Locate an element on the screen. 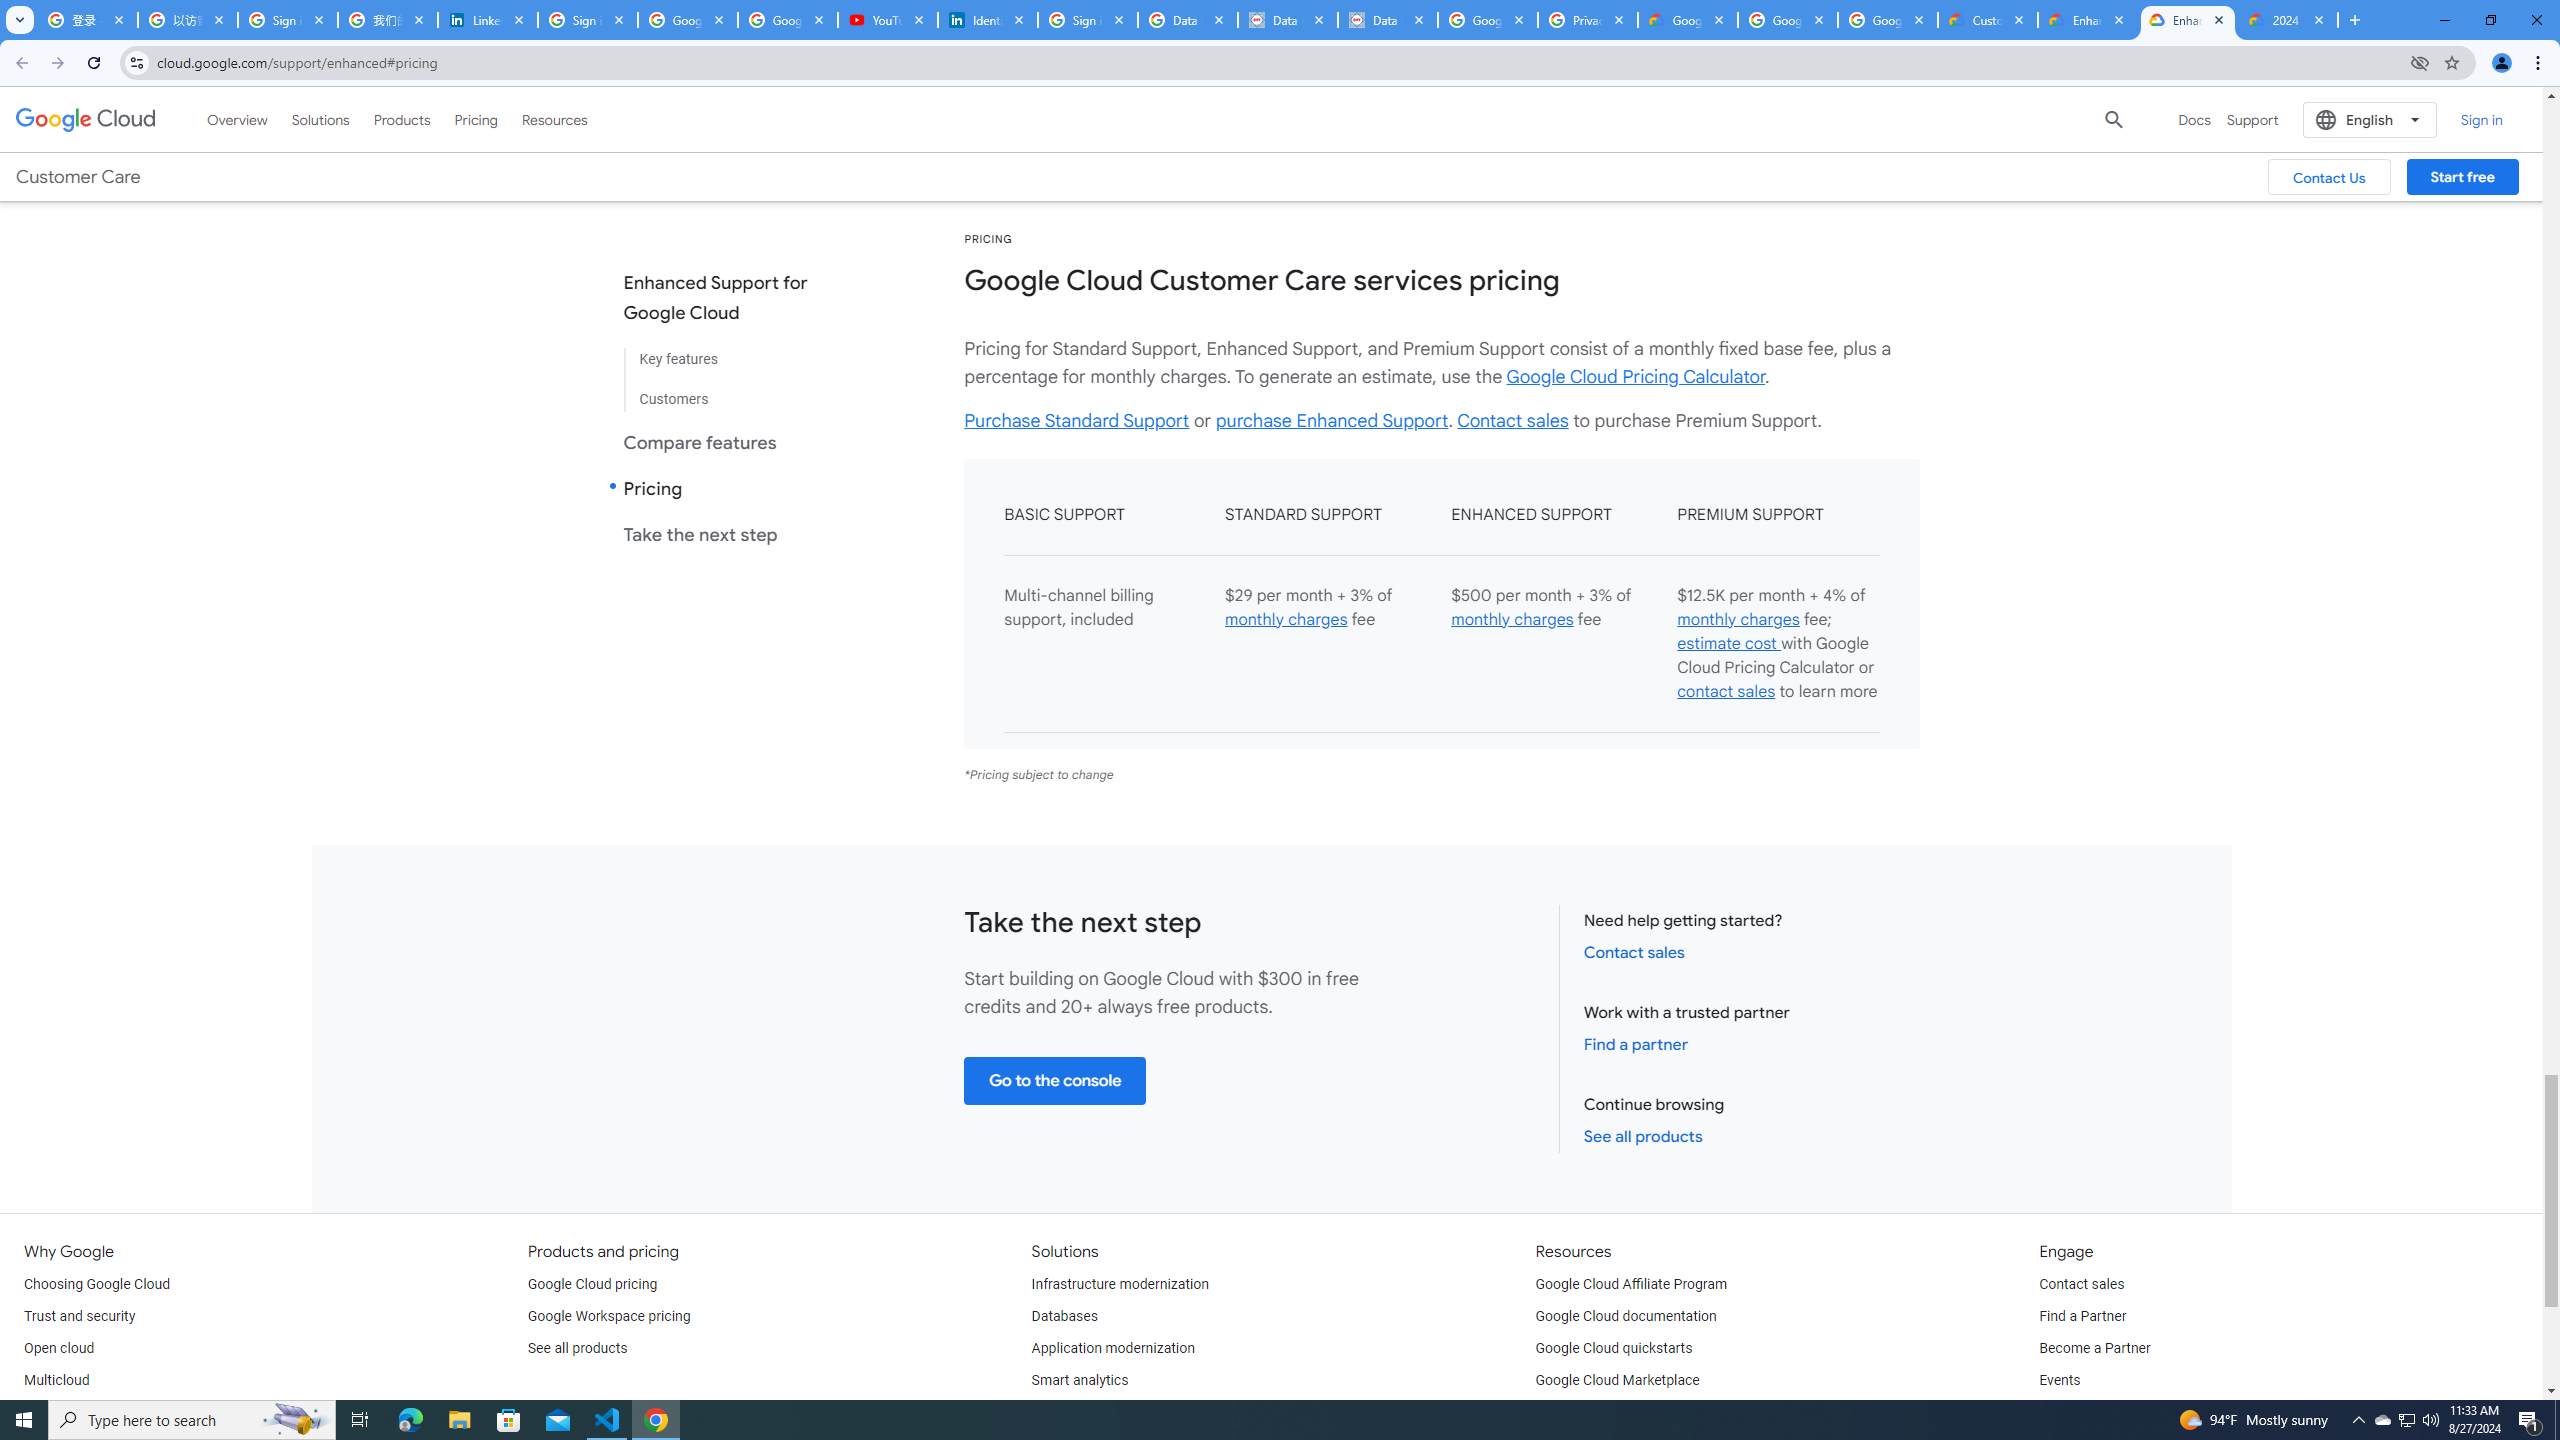  'Go to the console' is located at coordinates (1055, 1080).